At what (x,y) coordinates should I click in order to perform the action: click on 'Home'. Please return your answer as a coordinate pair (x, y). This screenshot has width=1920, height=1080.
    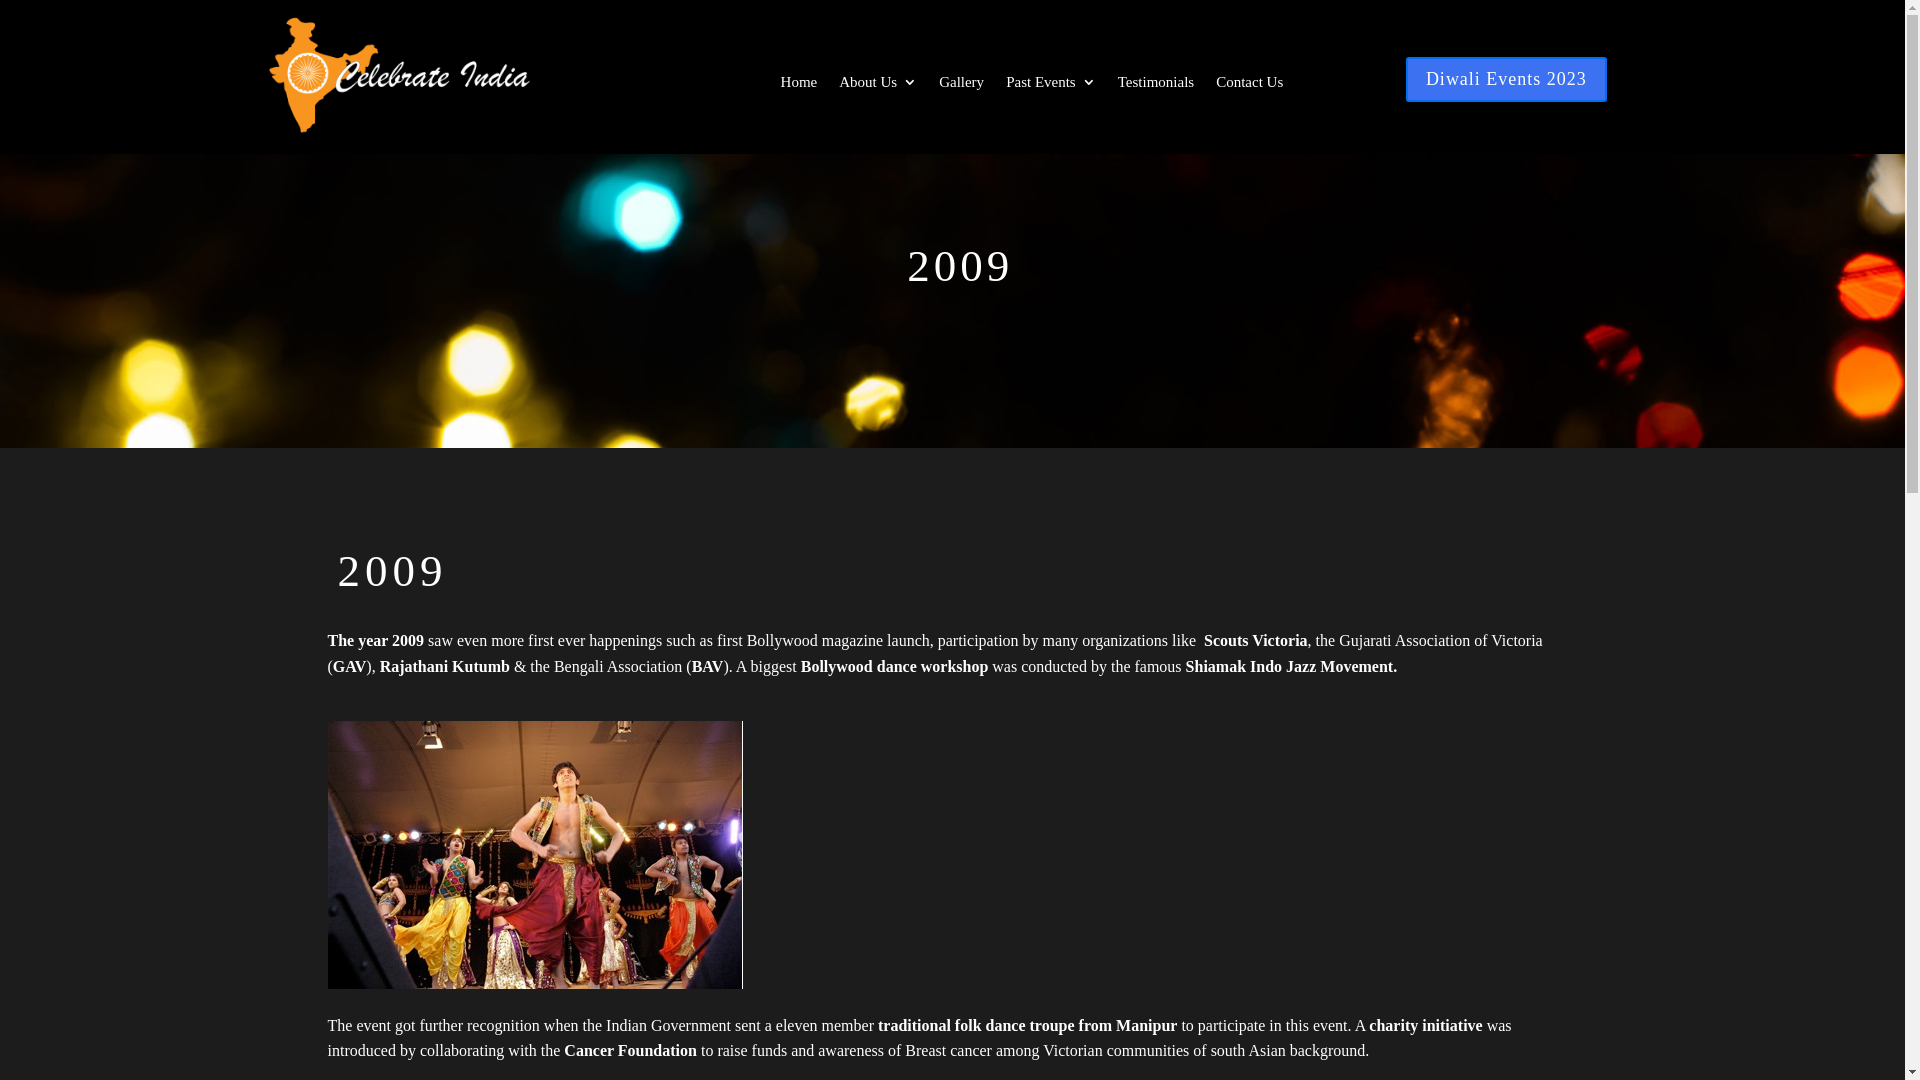
    Looking at the image, I should click on (798, 84).